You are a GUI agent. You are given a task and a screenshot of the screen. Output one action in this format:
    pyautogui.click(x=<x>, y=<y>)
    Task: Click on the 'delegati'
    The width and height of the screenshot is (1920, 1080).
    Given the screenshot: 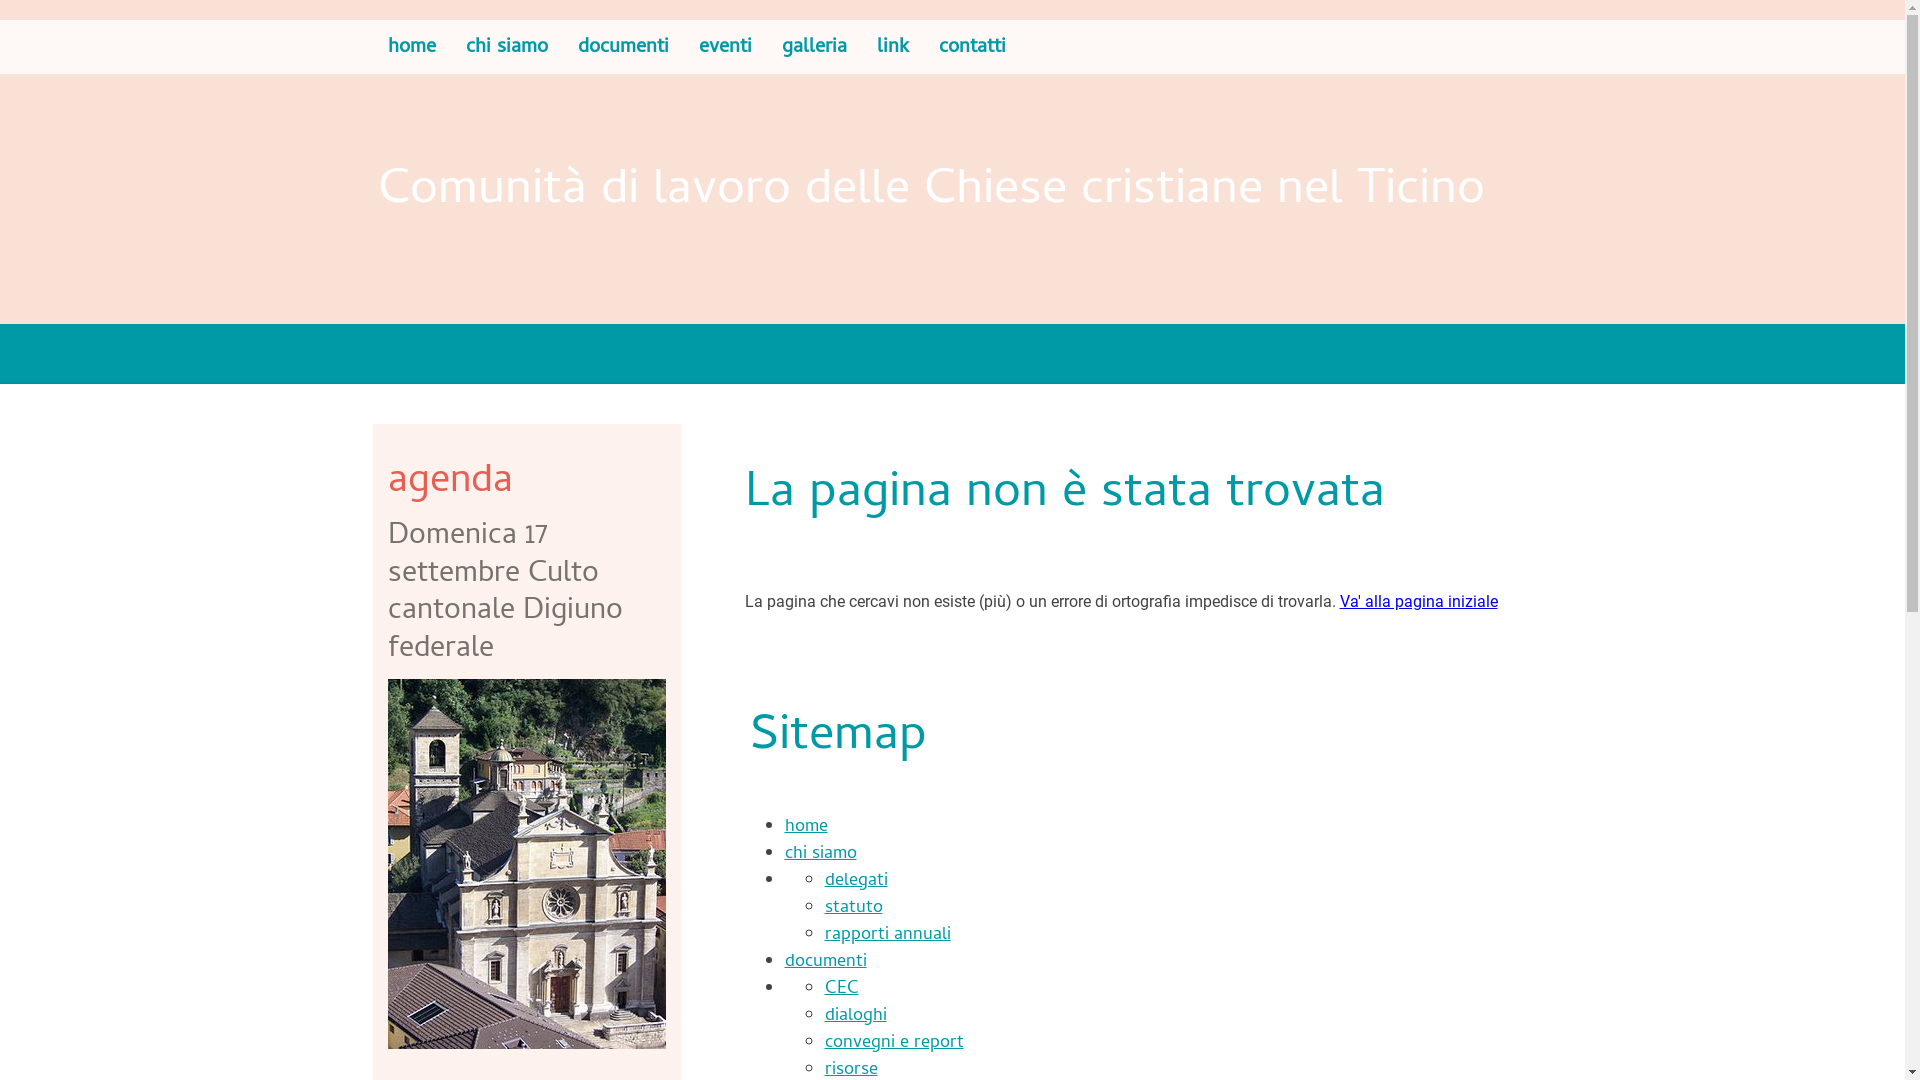 What is the action you would take?
    pyautogui.click(x=855, y=880)
    